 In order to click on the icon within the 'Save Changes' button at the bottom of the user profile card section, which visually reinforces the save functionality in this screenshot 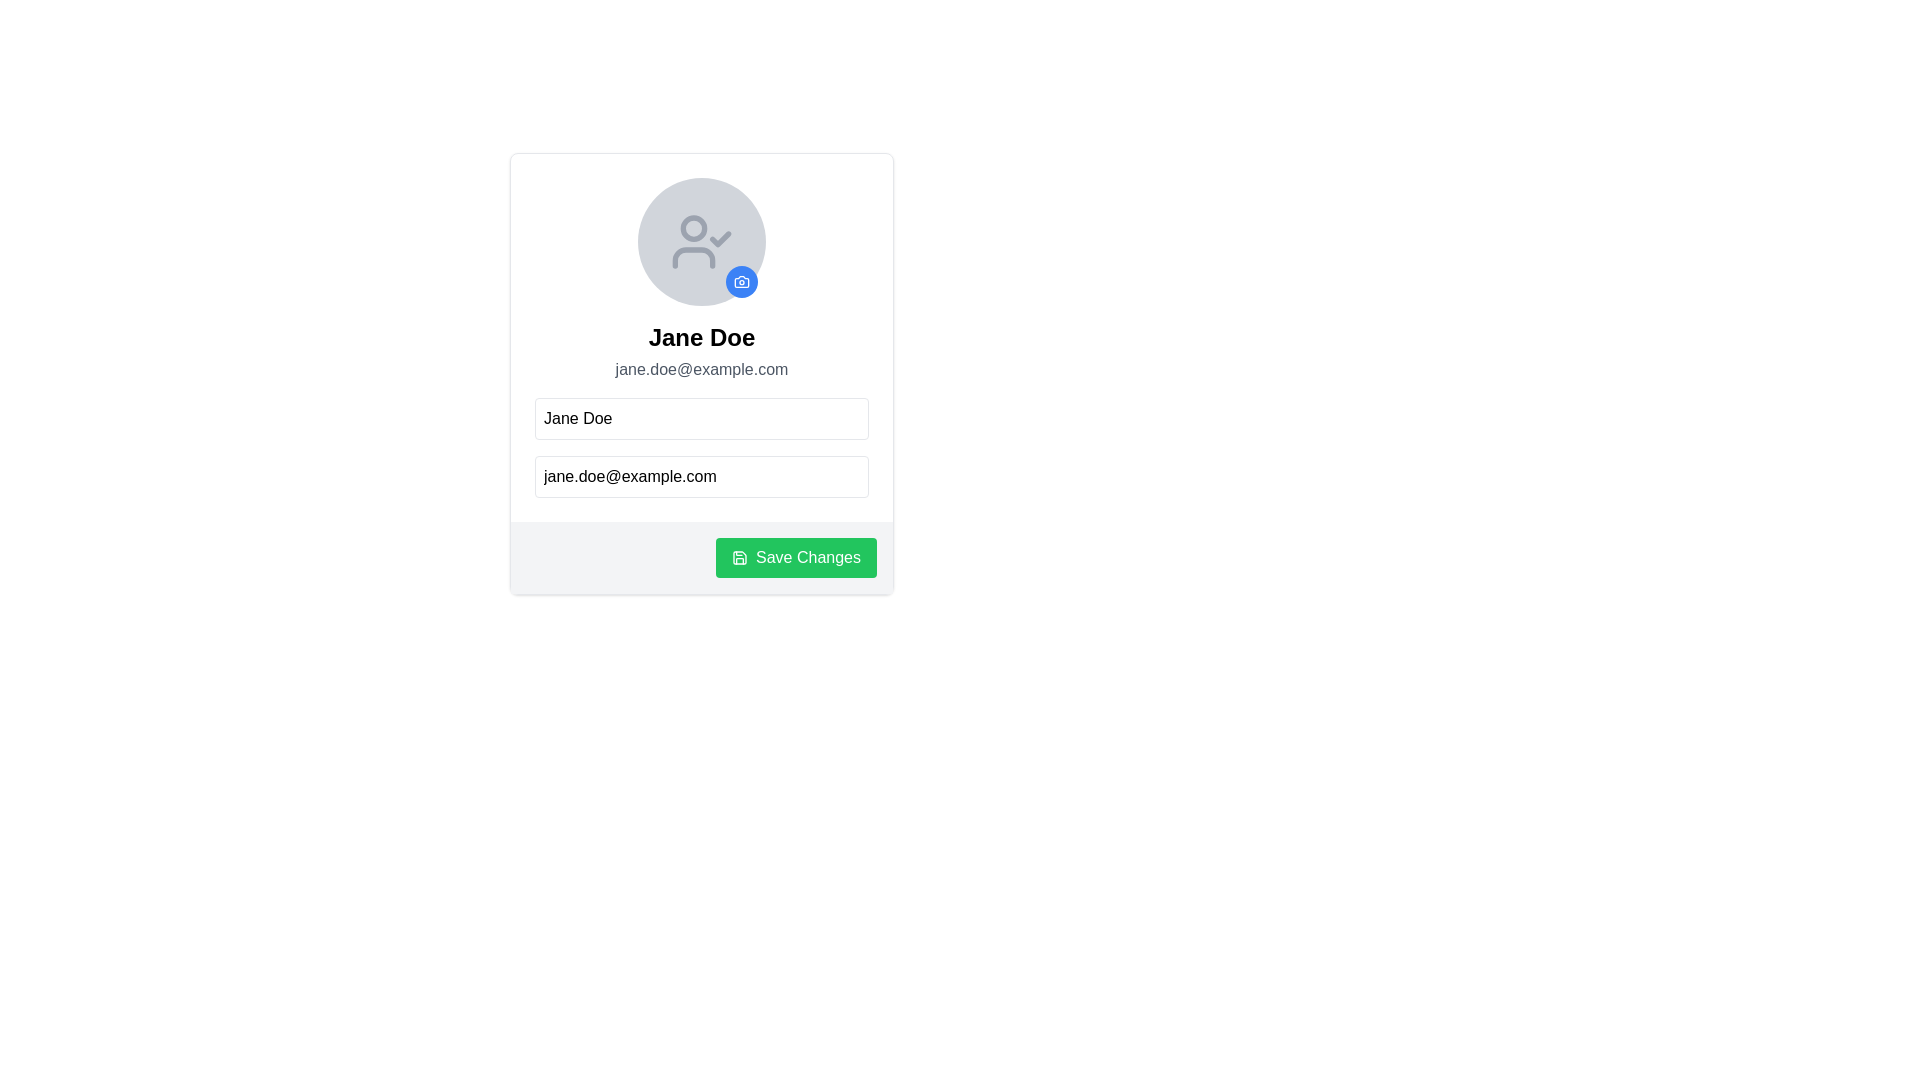, I will do `click(738, 558)`.